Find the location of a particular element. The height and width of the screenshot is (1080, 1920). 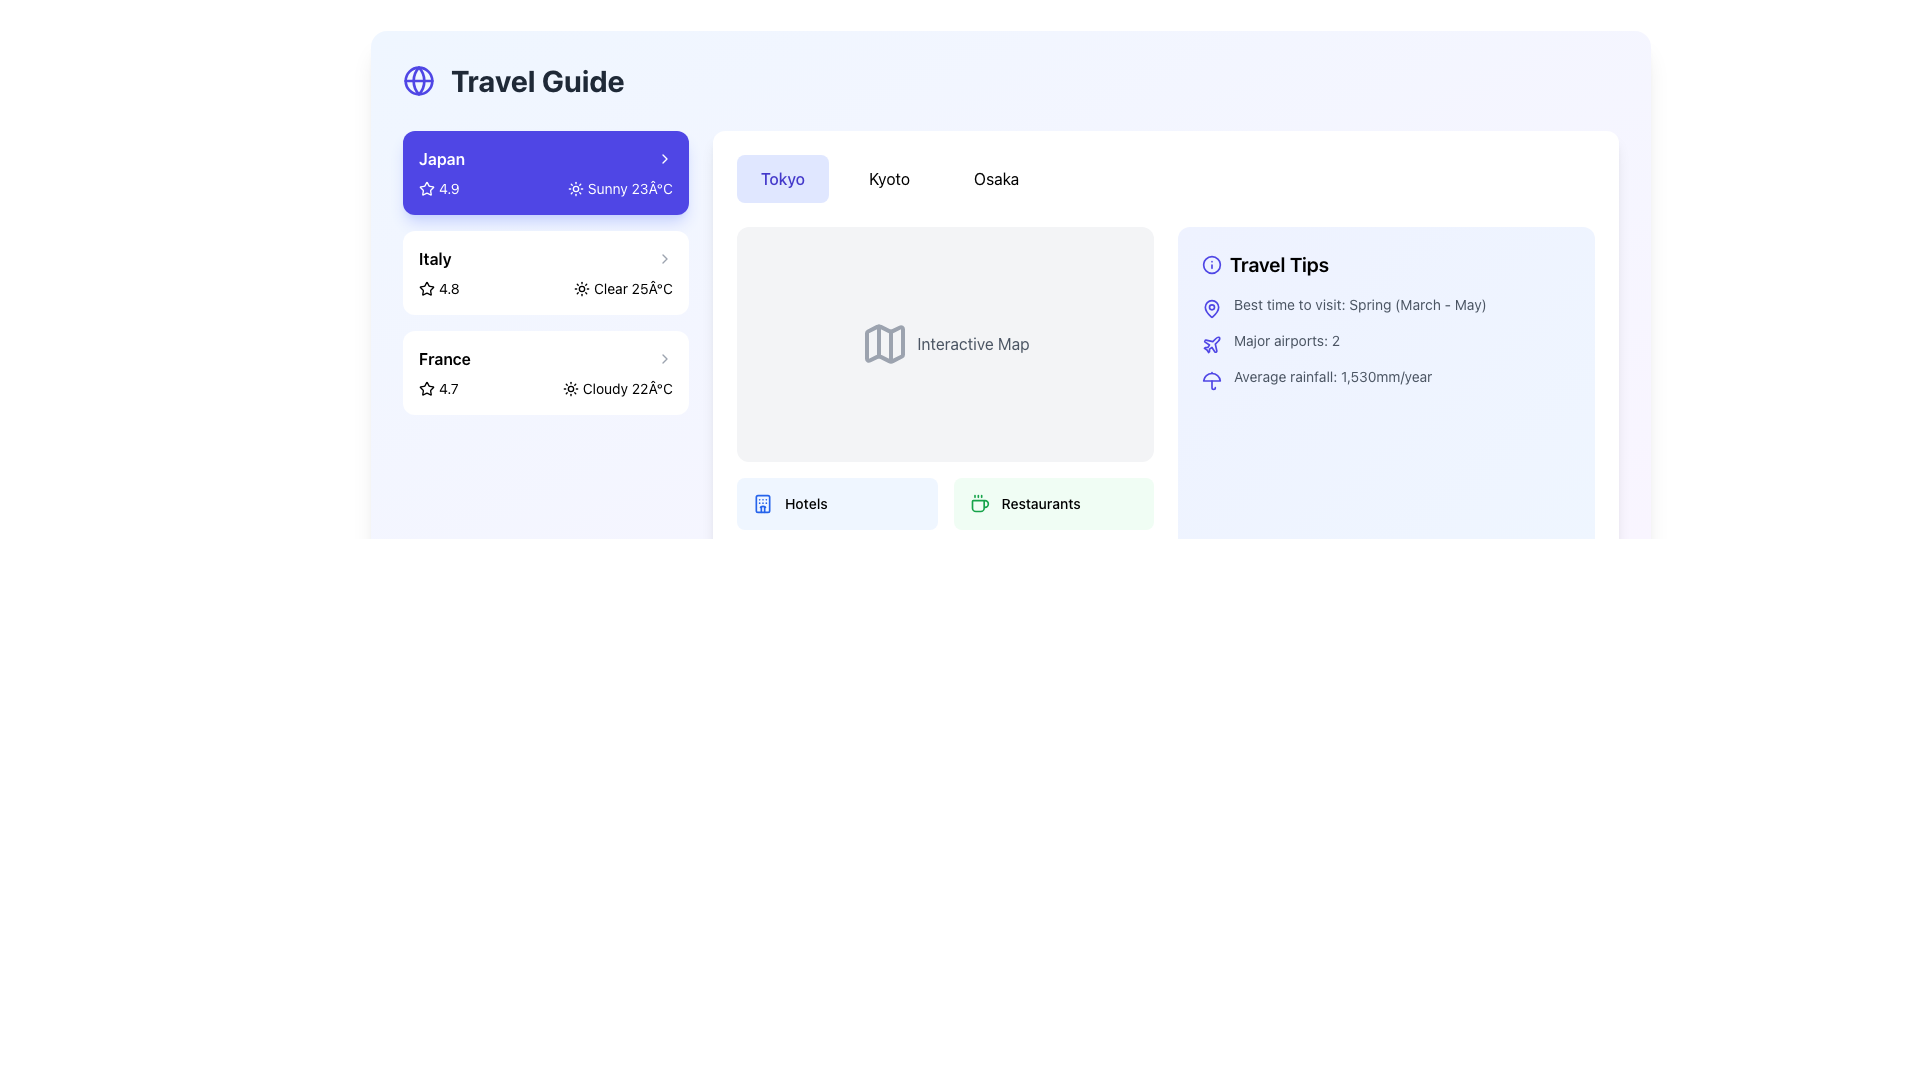

the outer circle of the globe icon, which has a blue border and is located next to the 'Travel Guide' heading in the top-left section of the interface is located at coordinates (417, 80).